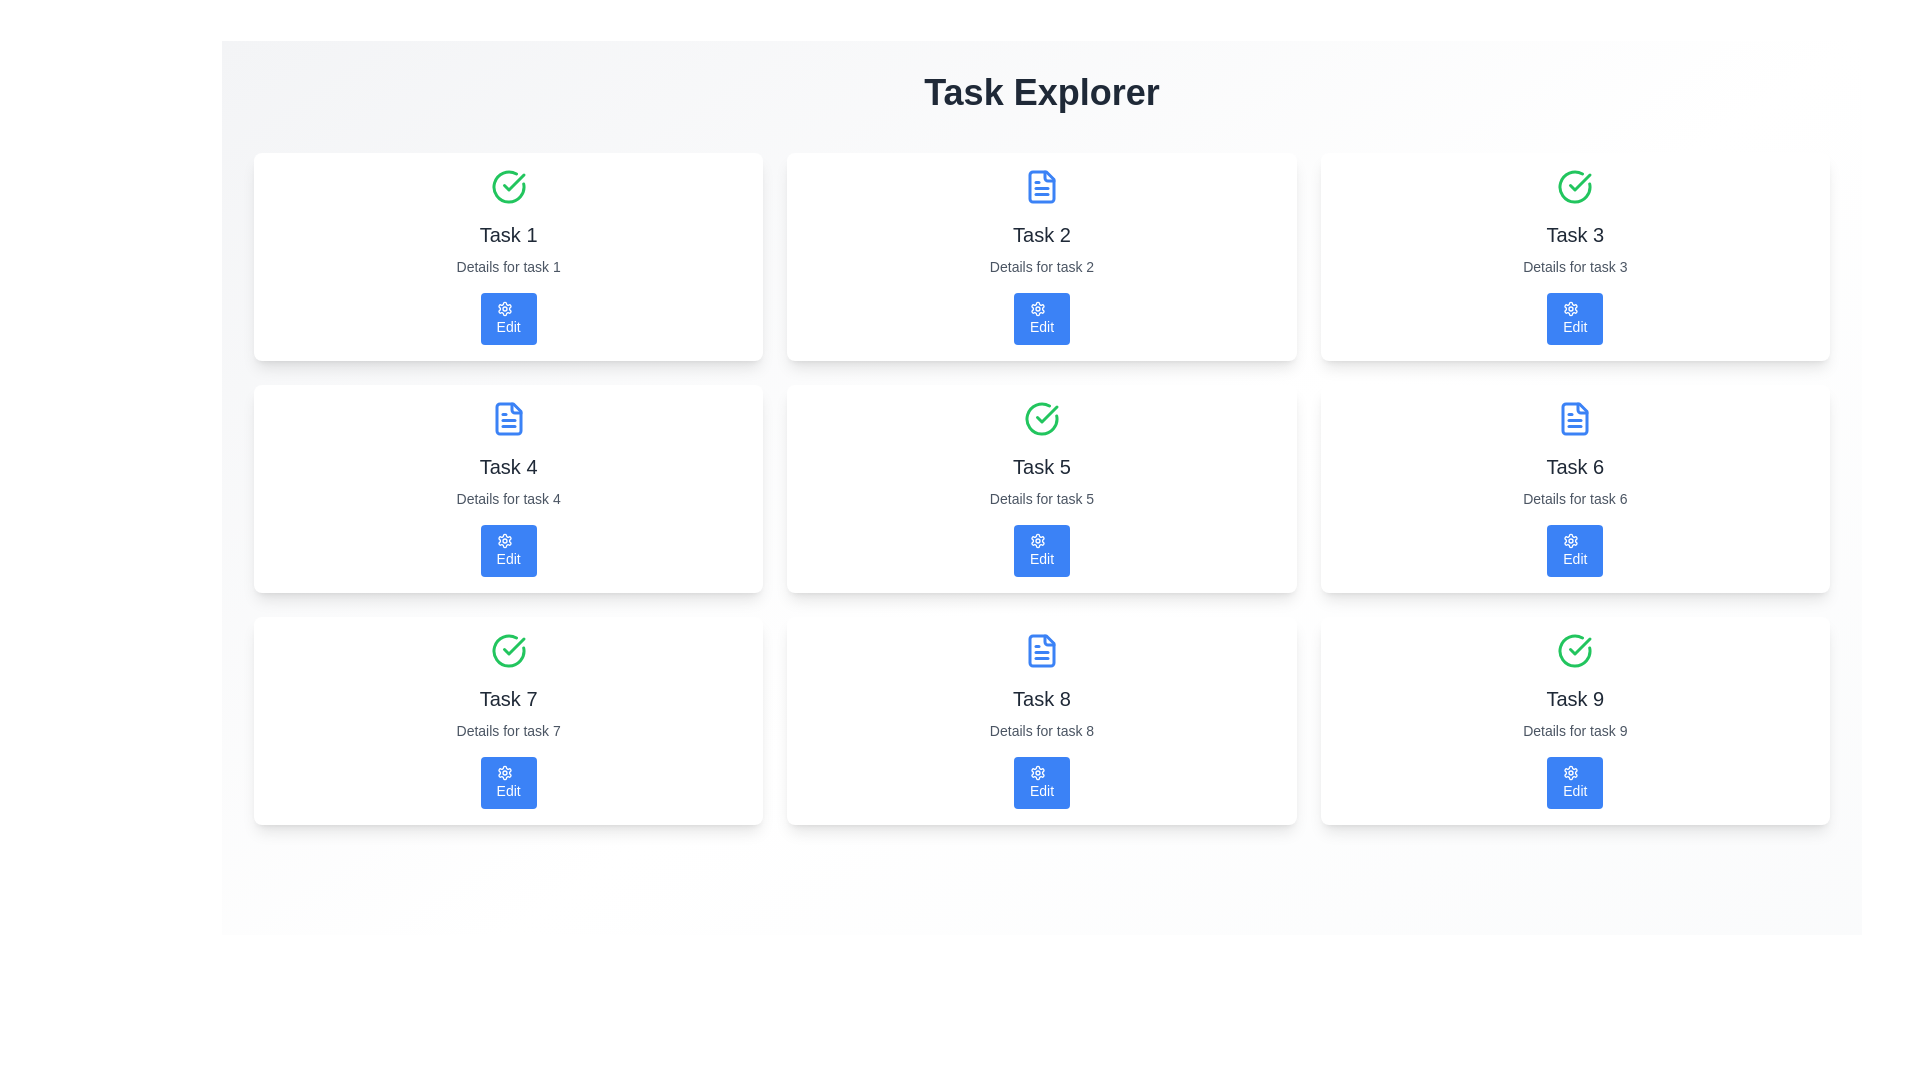 This screenshot has height=1080, width=1920. I want to click on the text label displaying 'Task 6', which is styled with a bold, large font and positioned prominently in the center of the card labeled 'Task 6', so click(1574, 466).